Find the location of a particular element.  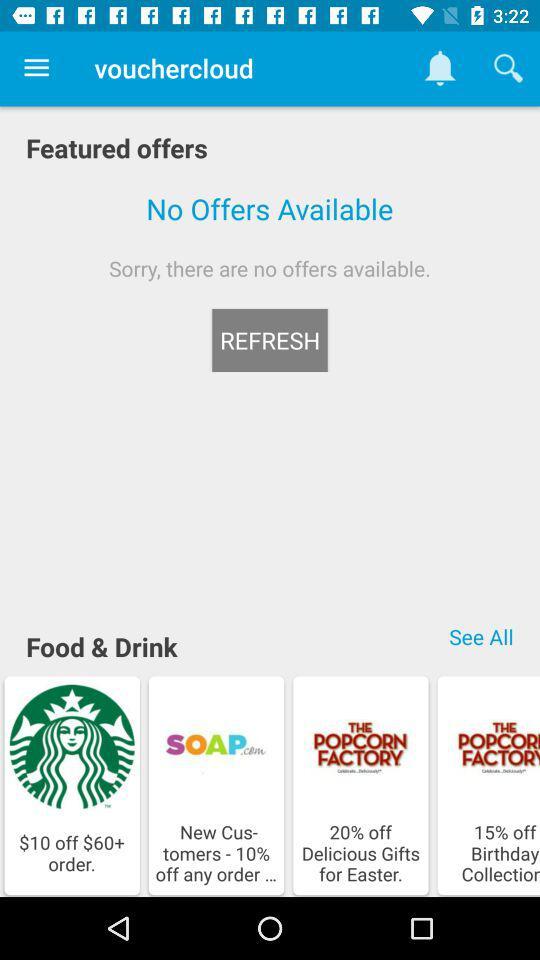

icon below sorry there are is located at coordinates (480, 635).